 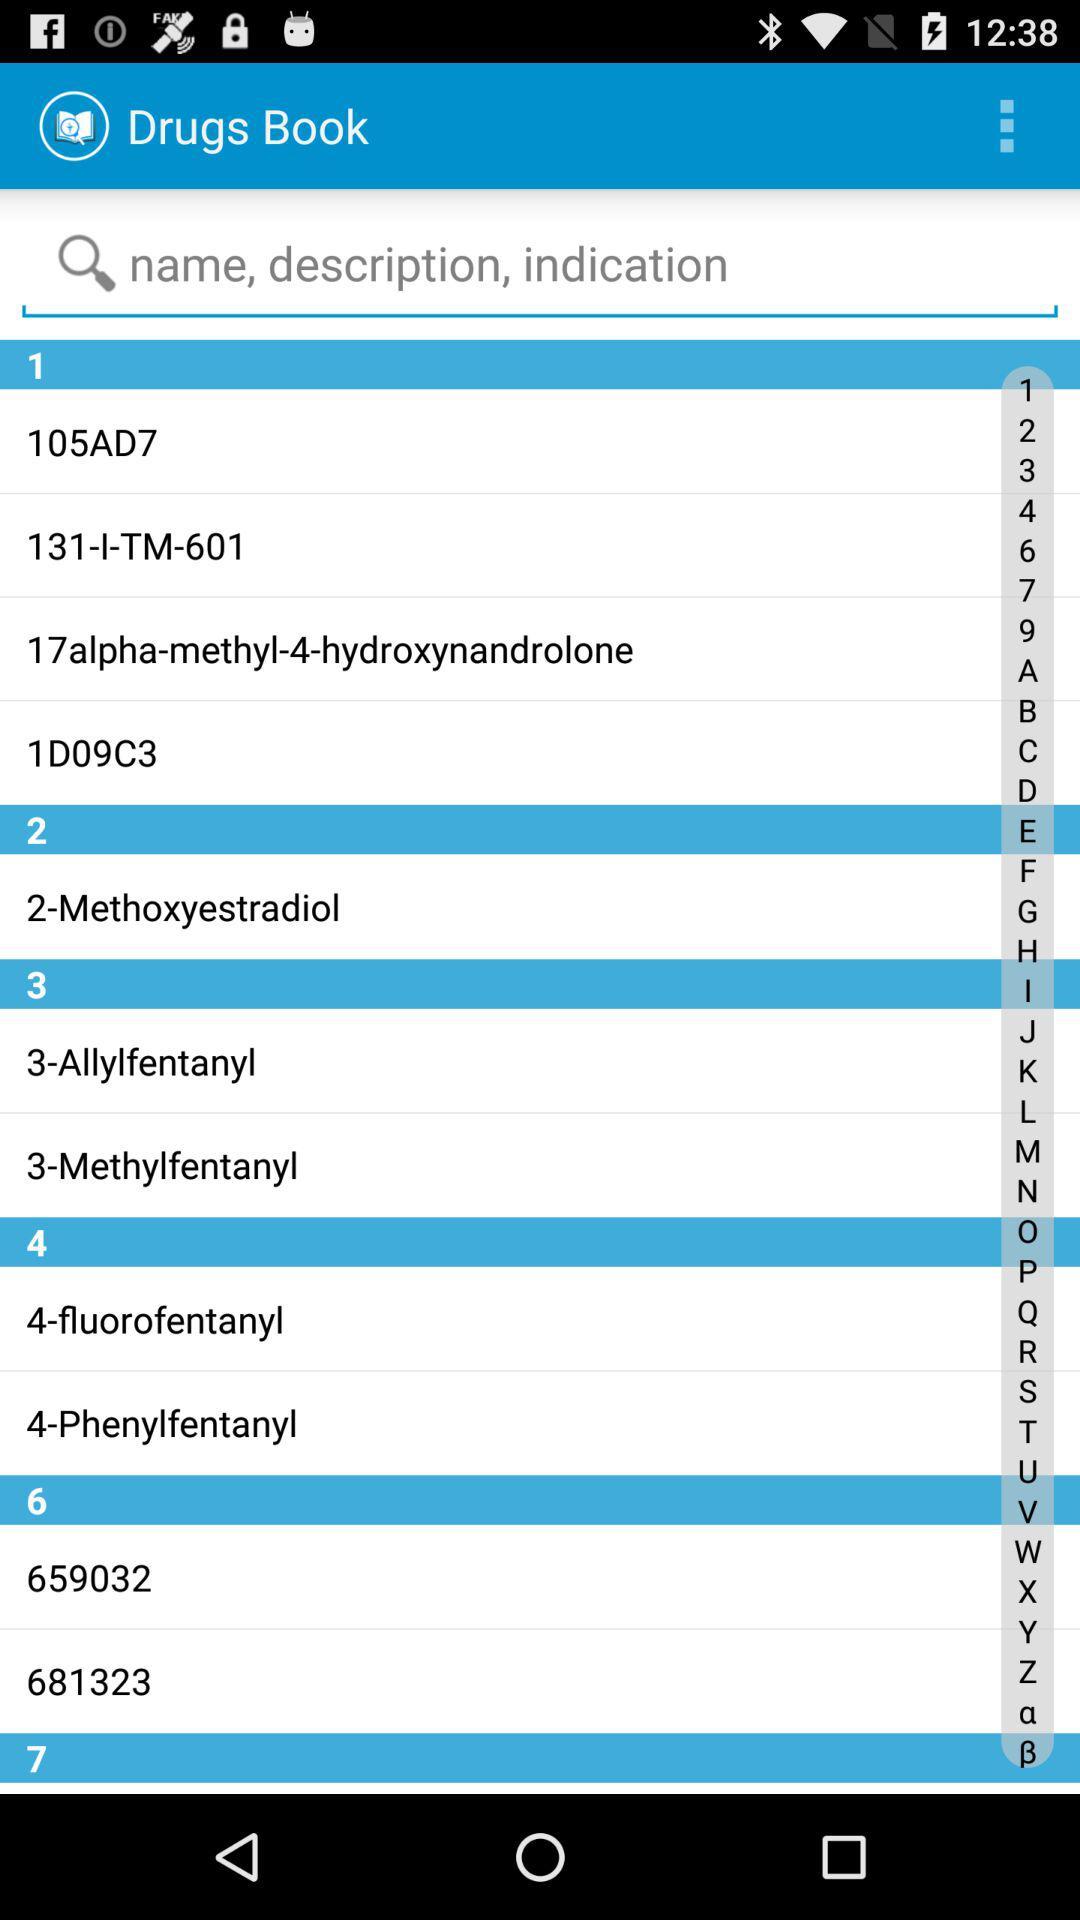 I want to click on write name or description, so click(x=540, y=263).